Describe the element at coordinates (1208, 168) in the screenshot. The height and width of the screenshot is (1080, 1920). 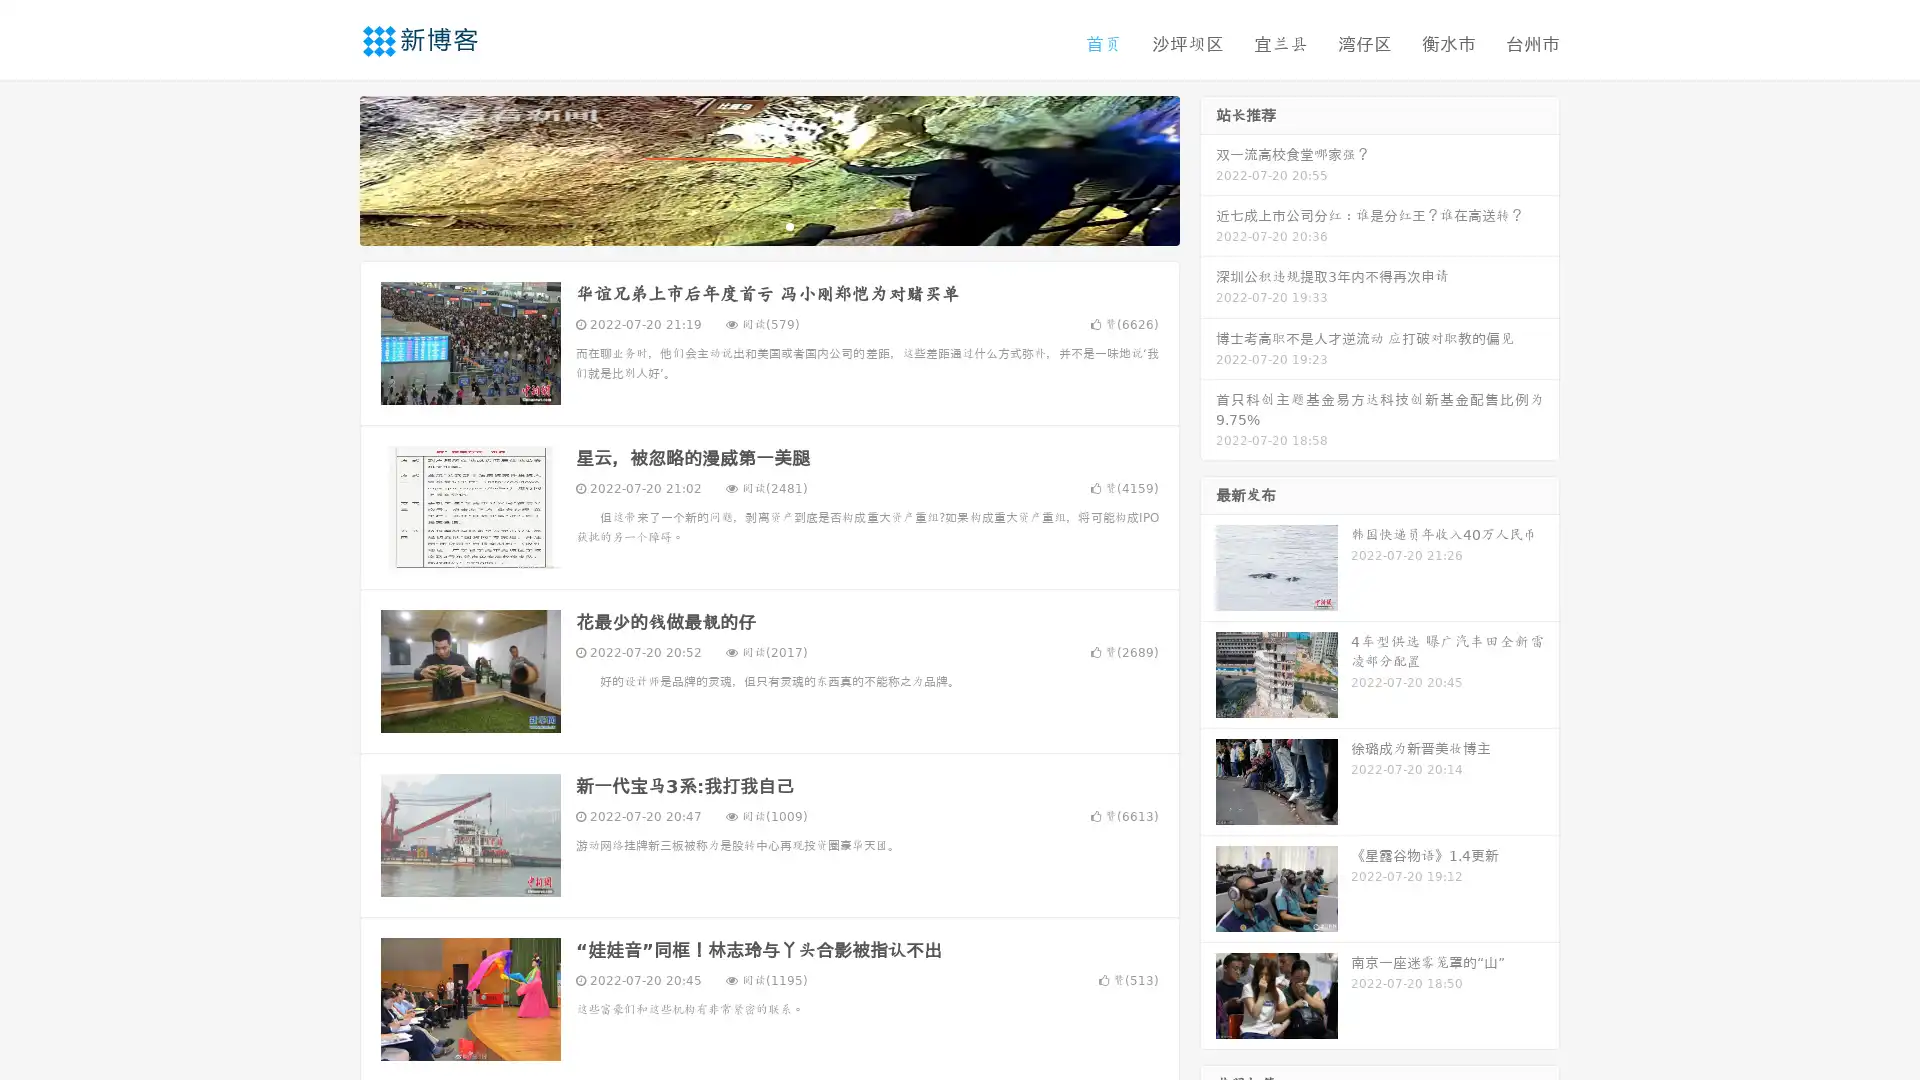
I see `Next slide` at that location.